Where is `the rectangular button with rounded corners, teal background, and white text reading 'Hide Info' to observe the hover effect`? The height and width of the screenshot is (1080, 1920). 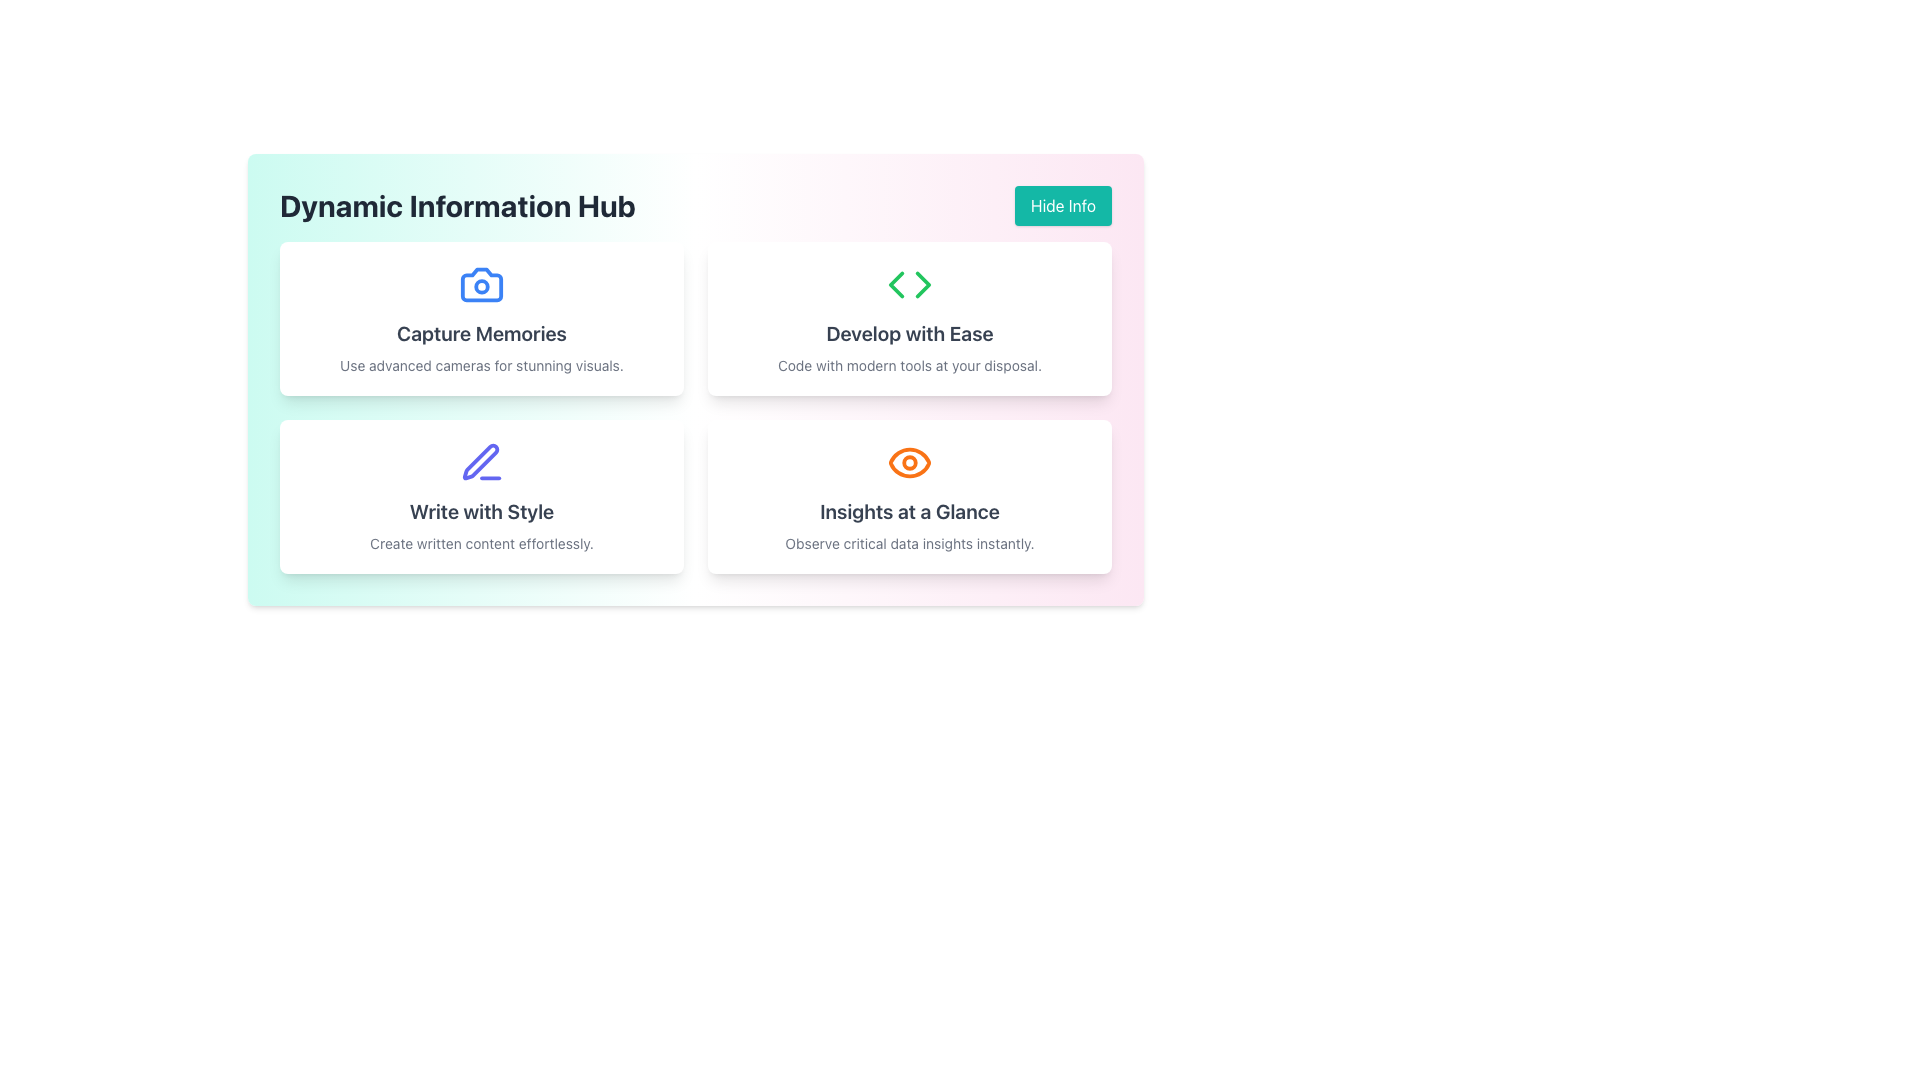
the rectangular button with rounded corners, teal background, and white text reading 'Hide Info' to observe the hover effect is located at coordinates (1062, 205).